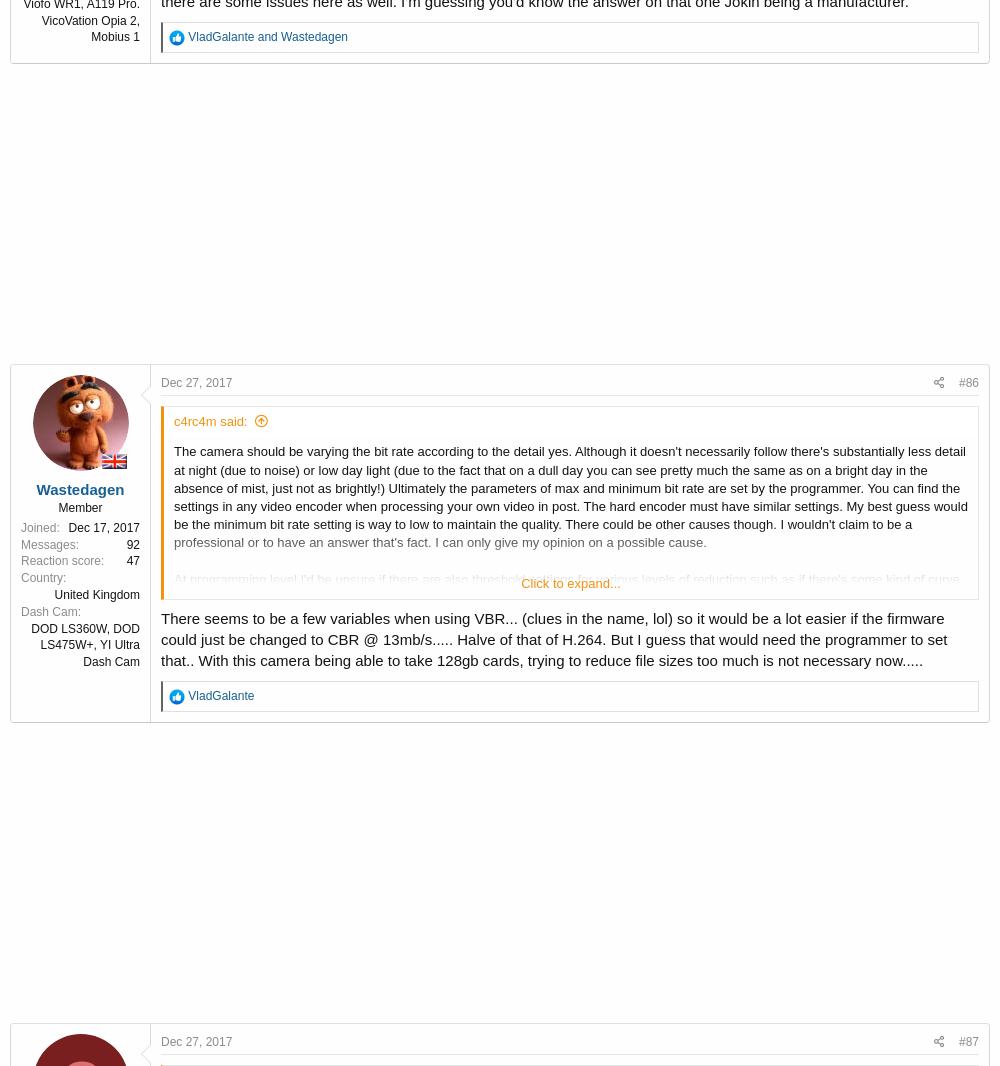  What do you see at coordinates (21, 542) in the screenshot?
I see `'Messages'` at bounding box center [21, 542].